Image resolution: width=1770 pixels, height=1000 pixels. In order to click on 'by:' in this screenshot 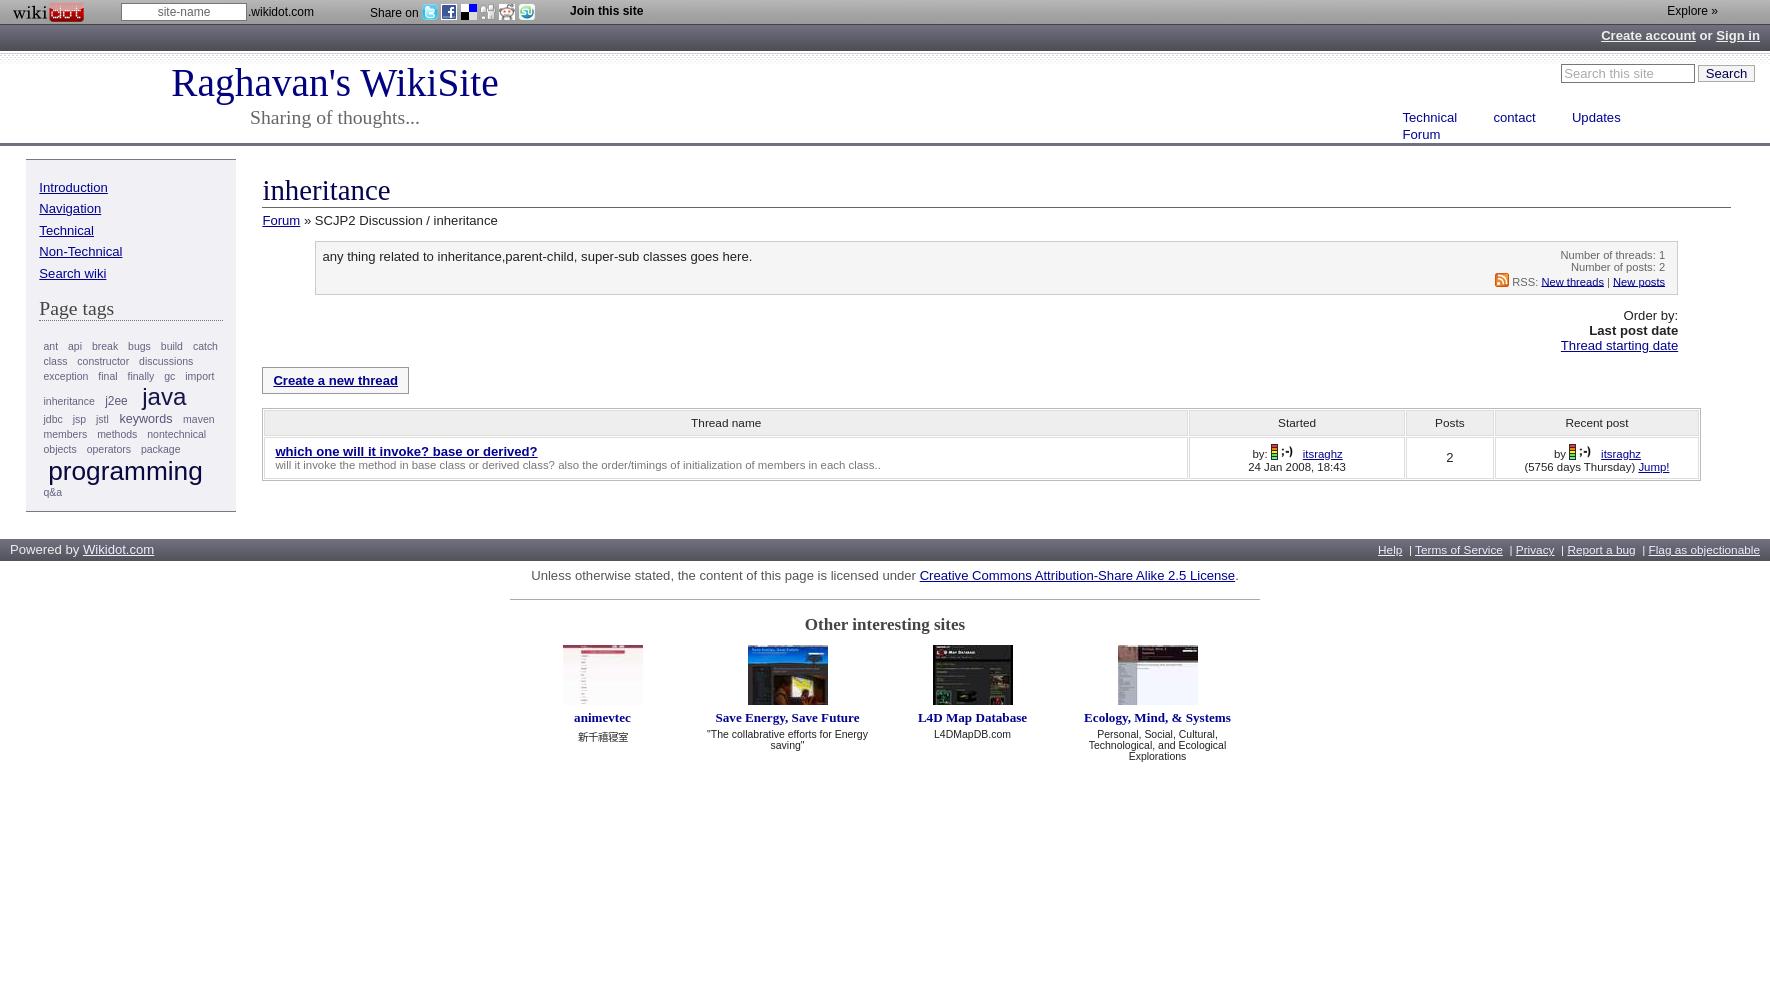, I will do `click(1259, 452)`.